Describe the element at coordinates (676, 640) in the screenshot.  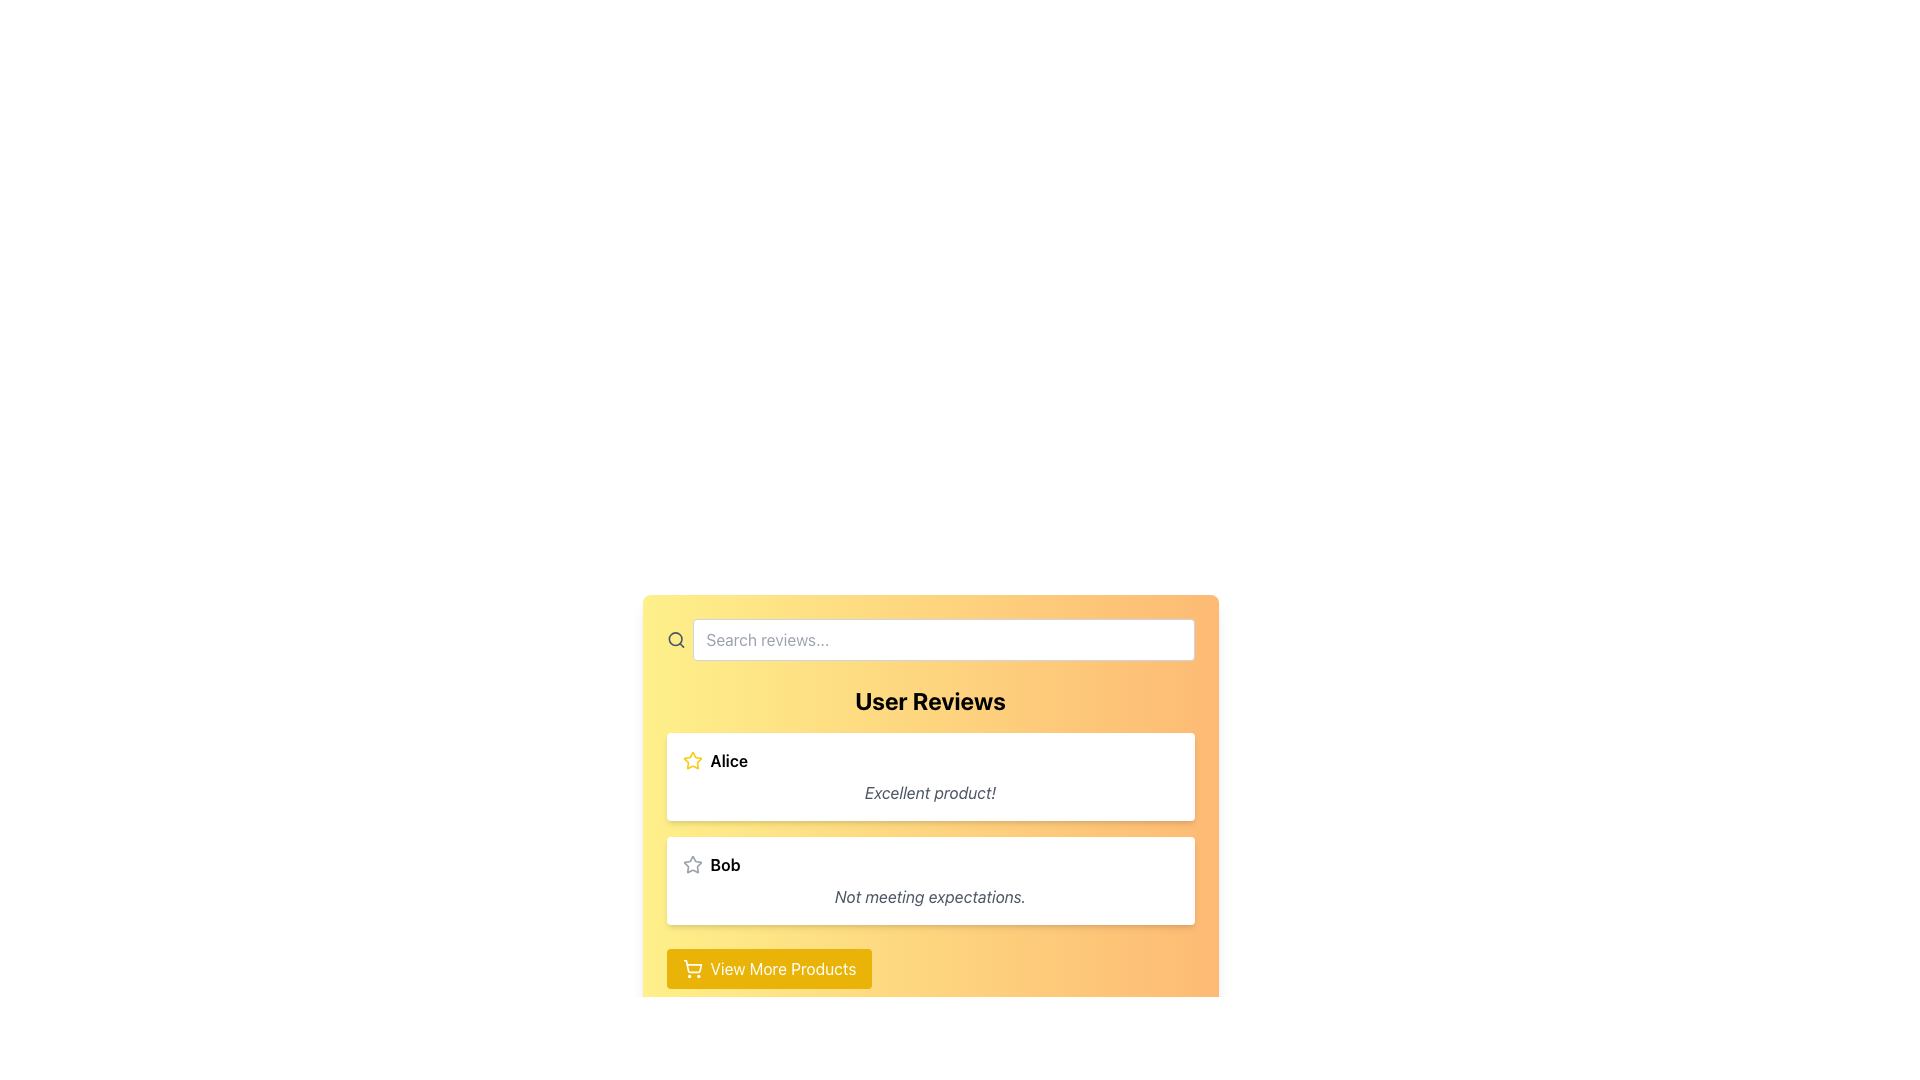
I see `the small circular gray magnifying glass icon located to the left of the search bar labeled 'Search reviews...'` at that location.